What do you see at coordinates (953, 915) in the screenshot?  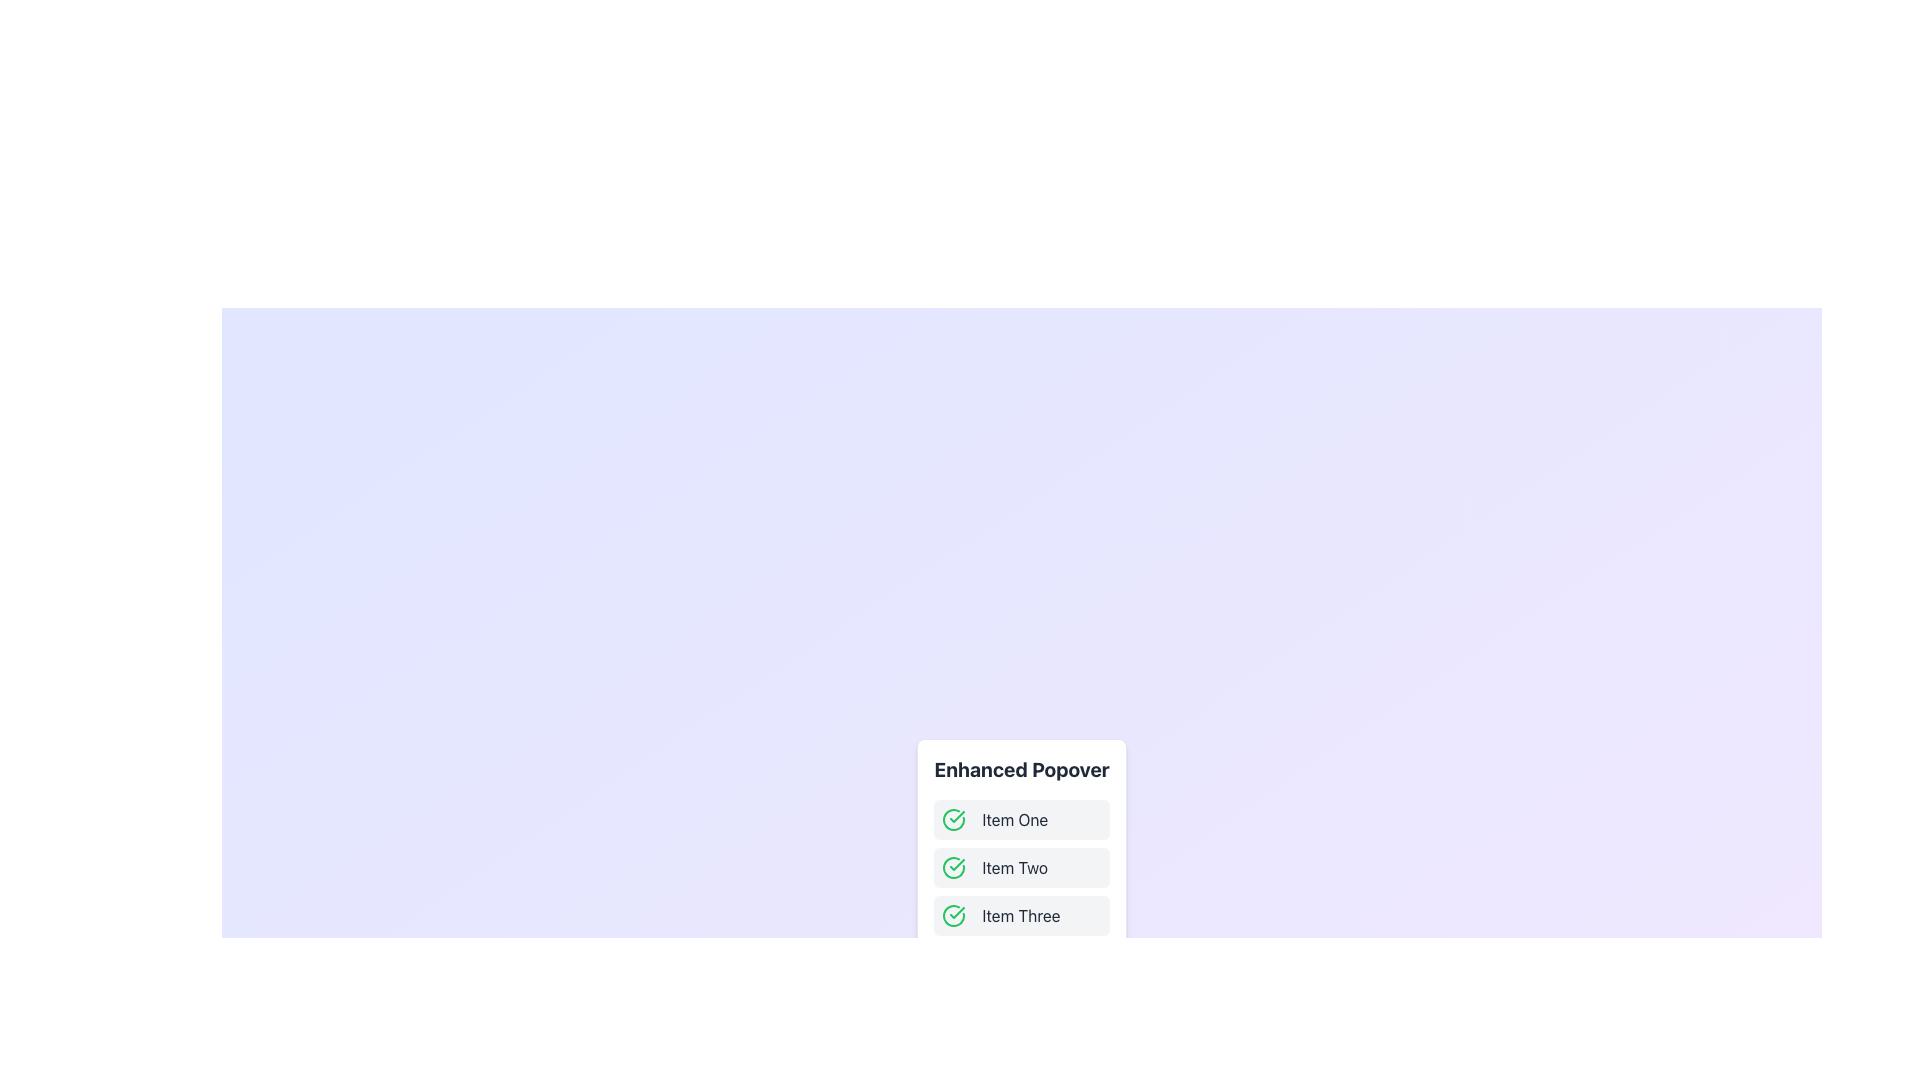 I see `the circular check-mark icon within the 'Enhanced Popover' next to 'Item Three'` at bounding box center [953, 915].